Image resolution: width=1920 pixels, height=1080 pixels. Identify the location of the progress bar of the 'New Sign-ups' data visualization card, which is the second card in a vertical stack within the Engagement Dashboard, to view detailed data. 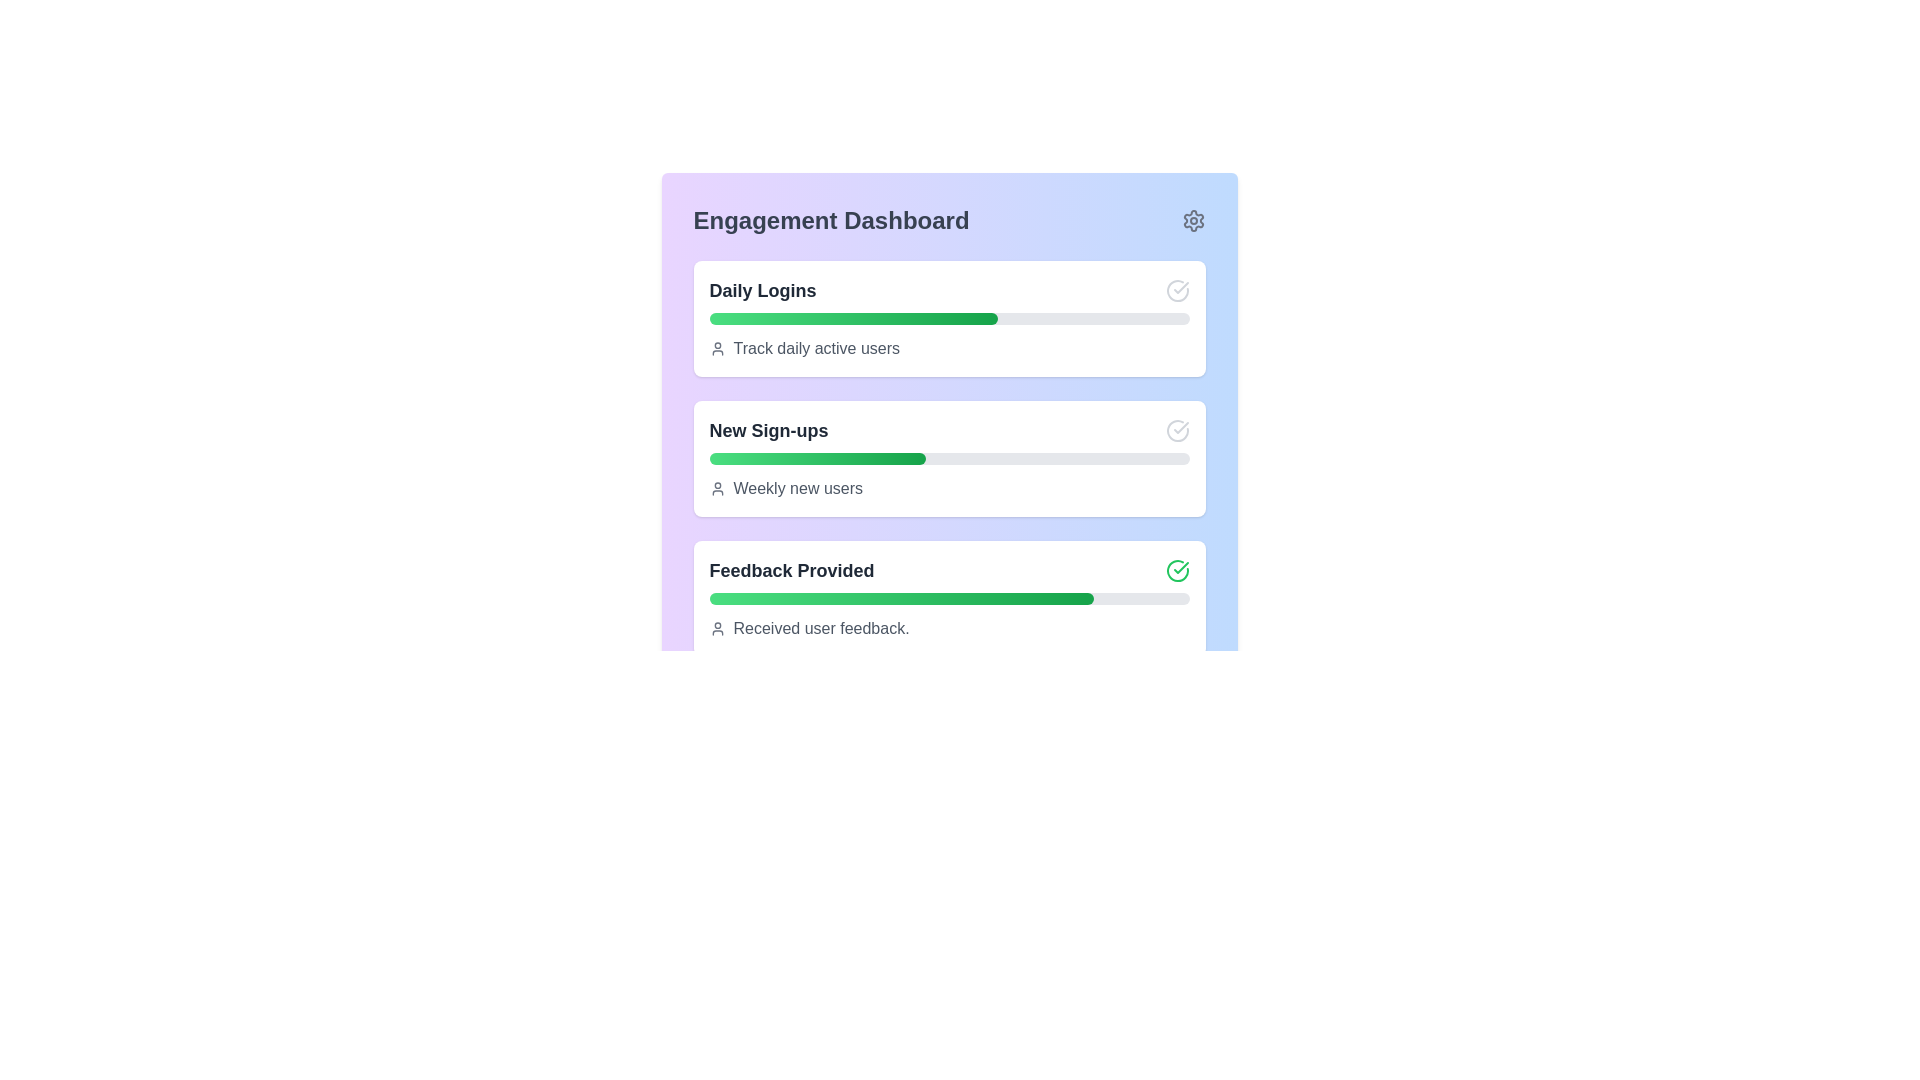
(948, 459).